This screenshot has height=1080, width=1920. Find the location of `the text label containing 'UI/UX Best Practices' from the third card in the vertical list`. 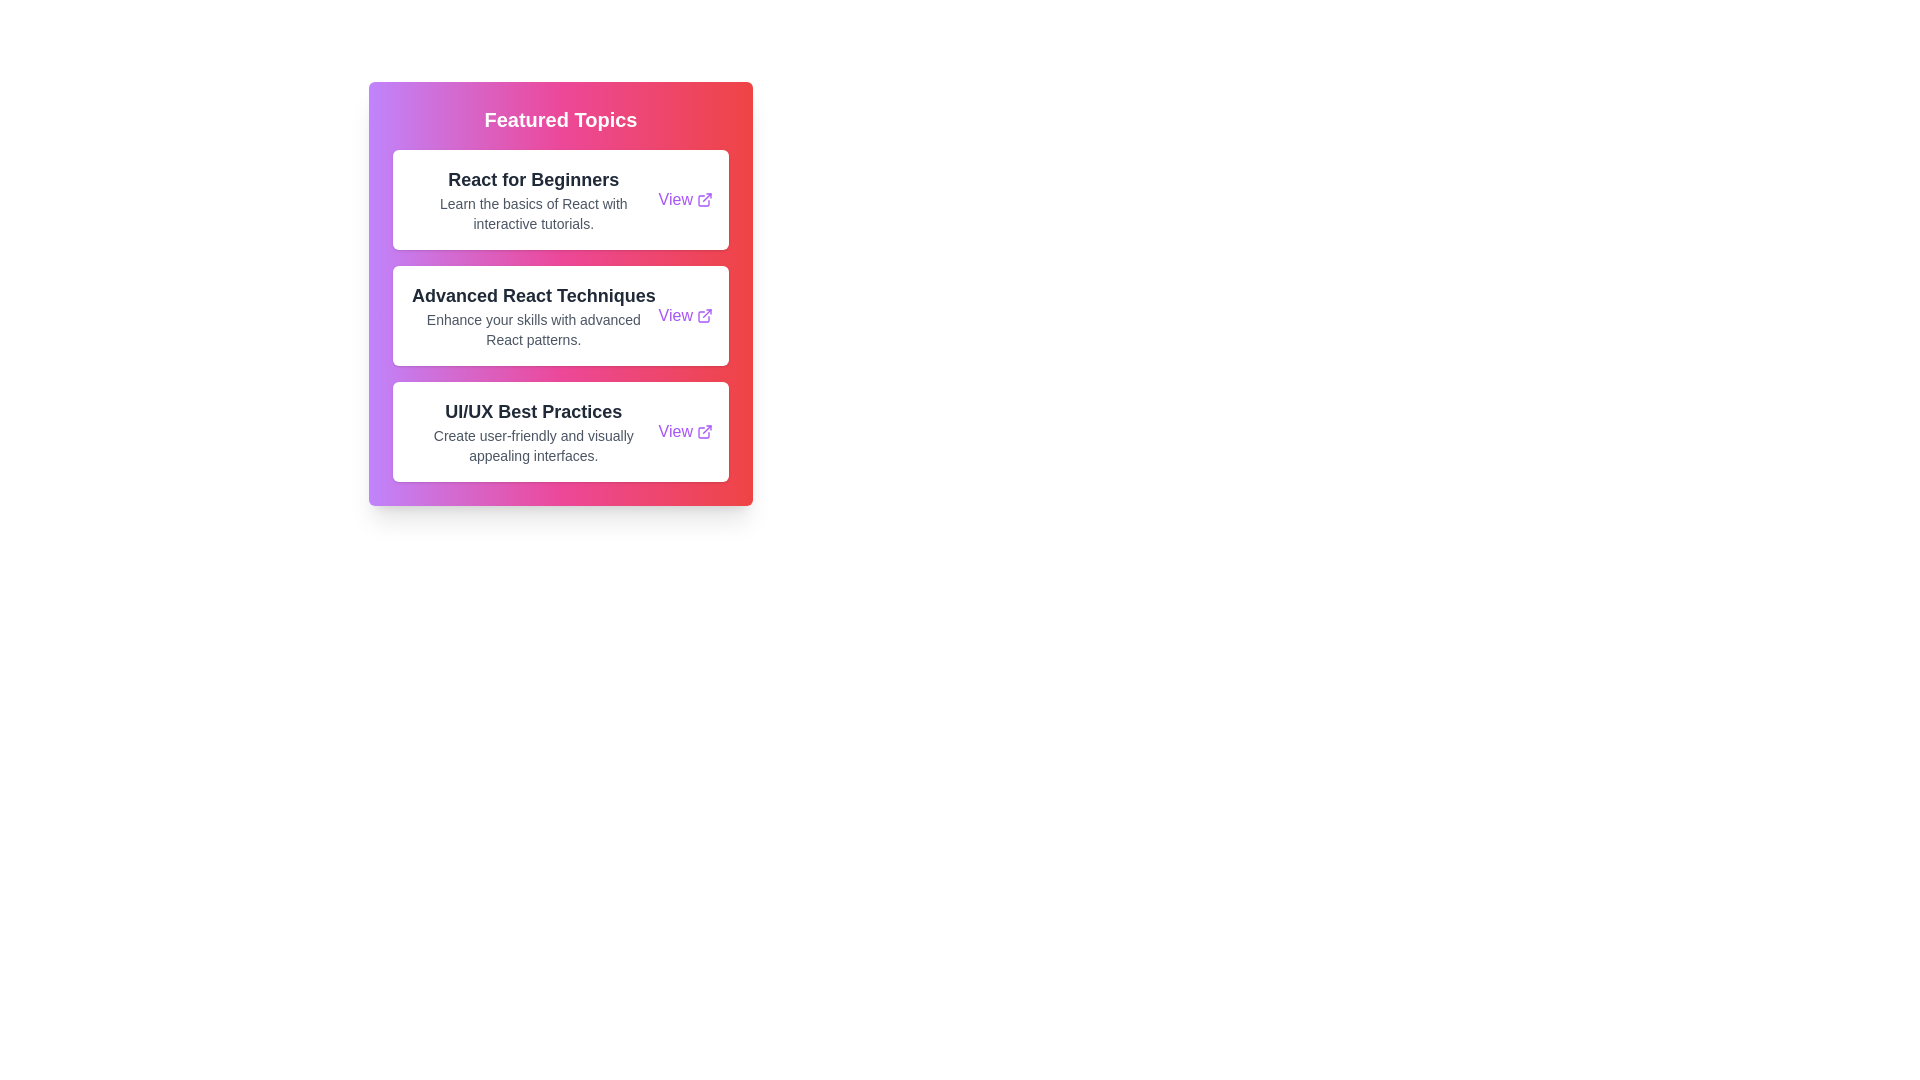

the text label containing 'UI/UX Best Practices' from the third card in the vertical list is located at coordinates (533, 411).